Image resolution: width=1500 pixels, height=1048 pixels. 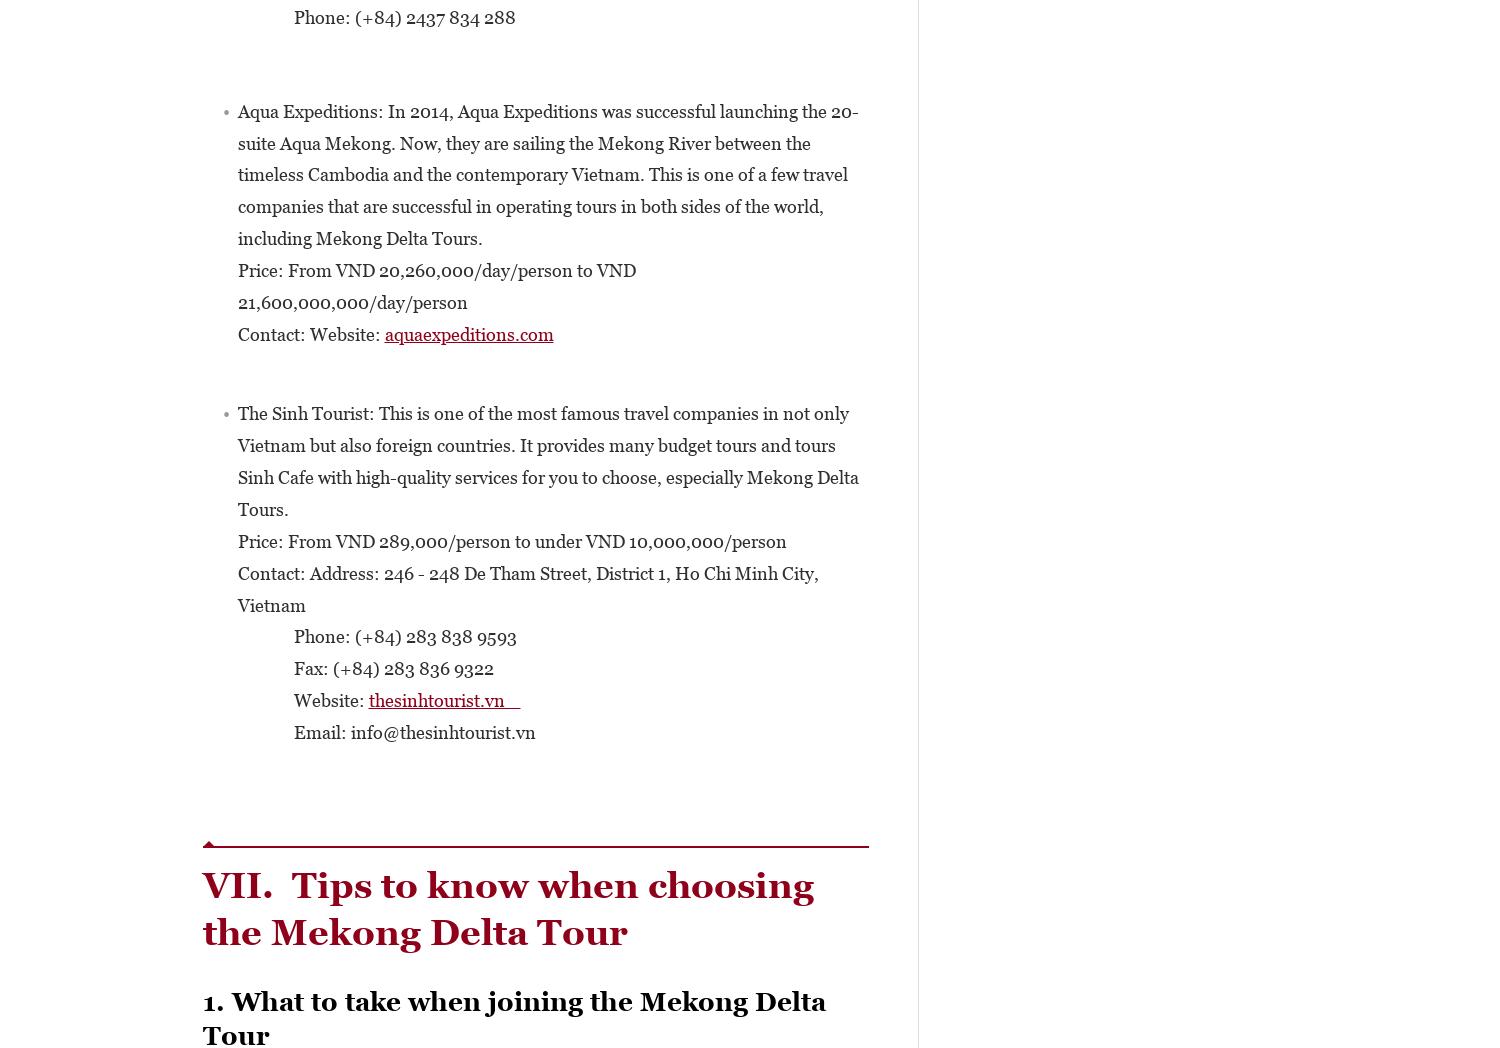 I want to click on 'aquaexpeditions.com', so click(x=467, y=333).